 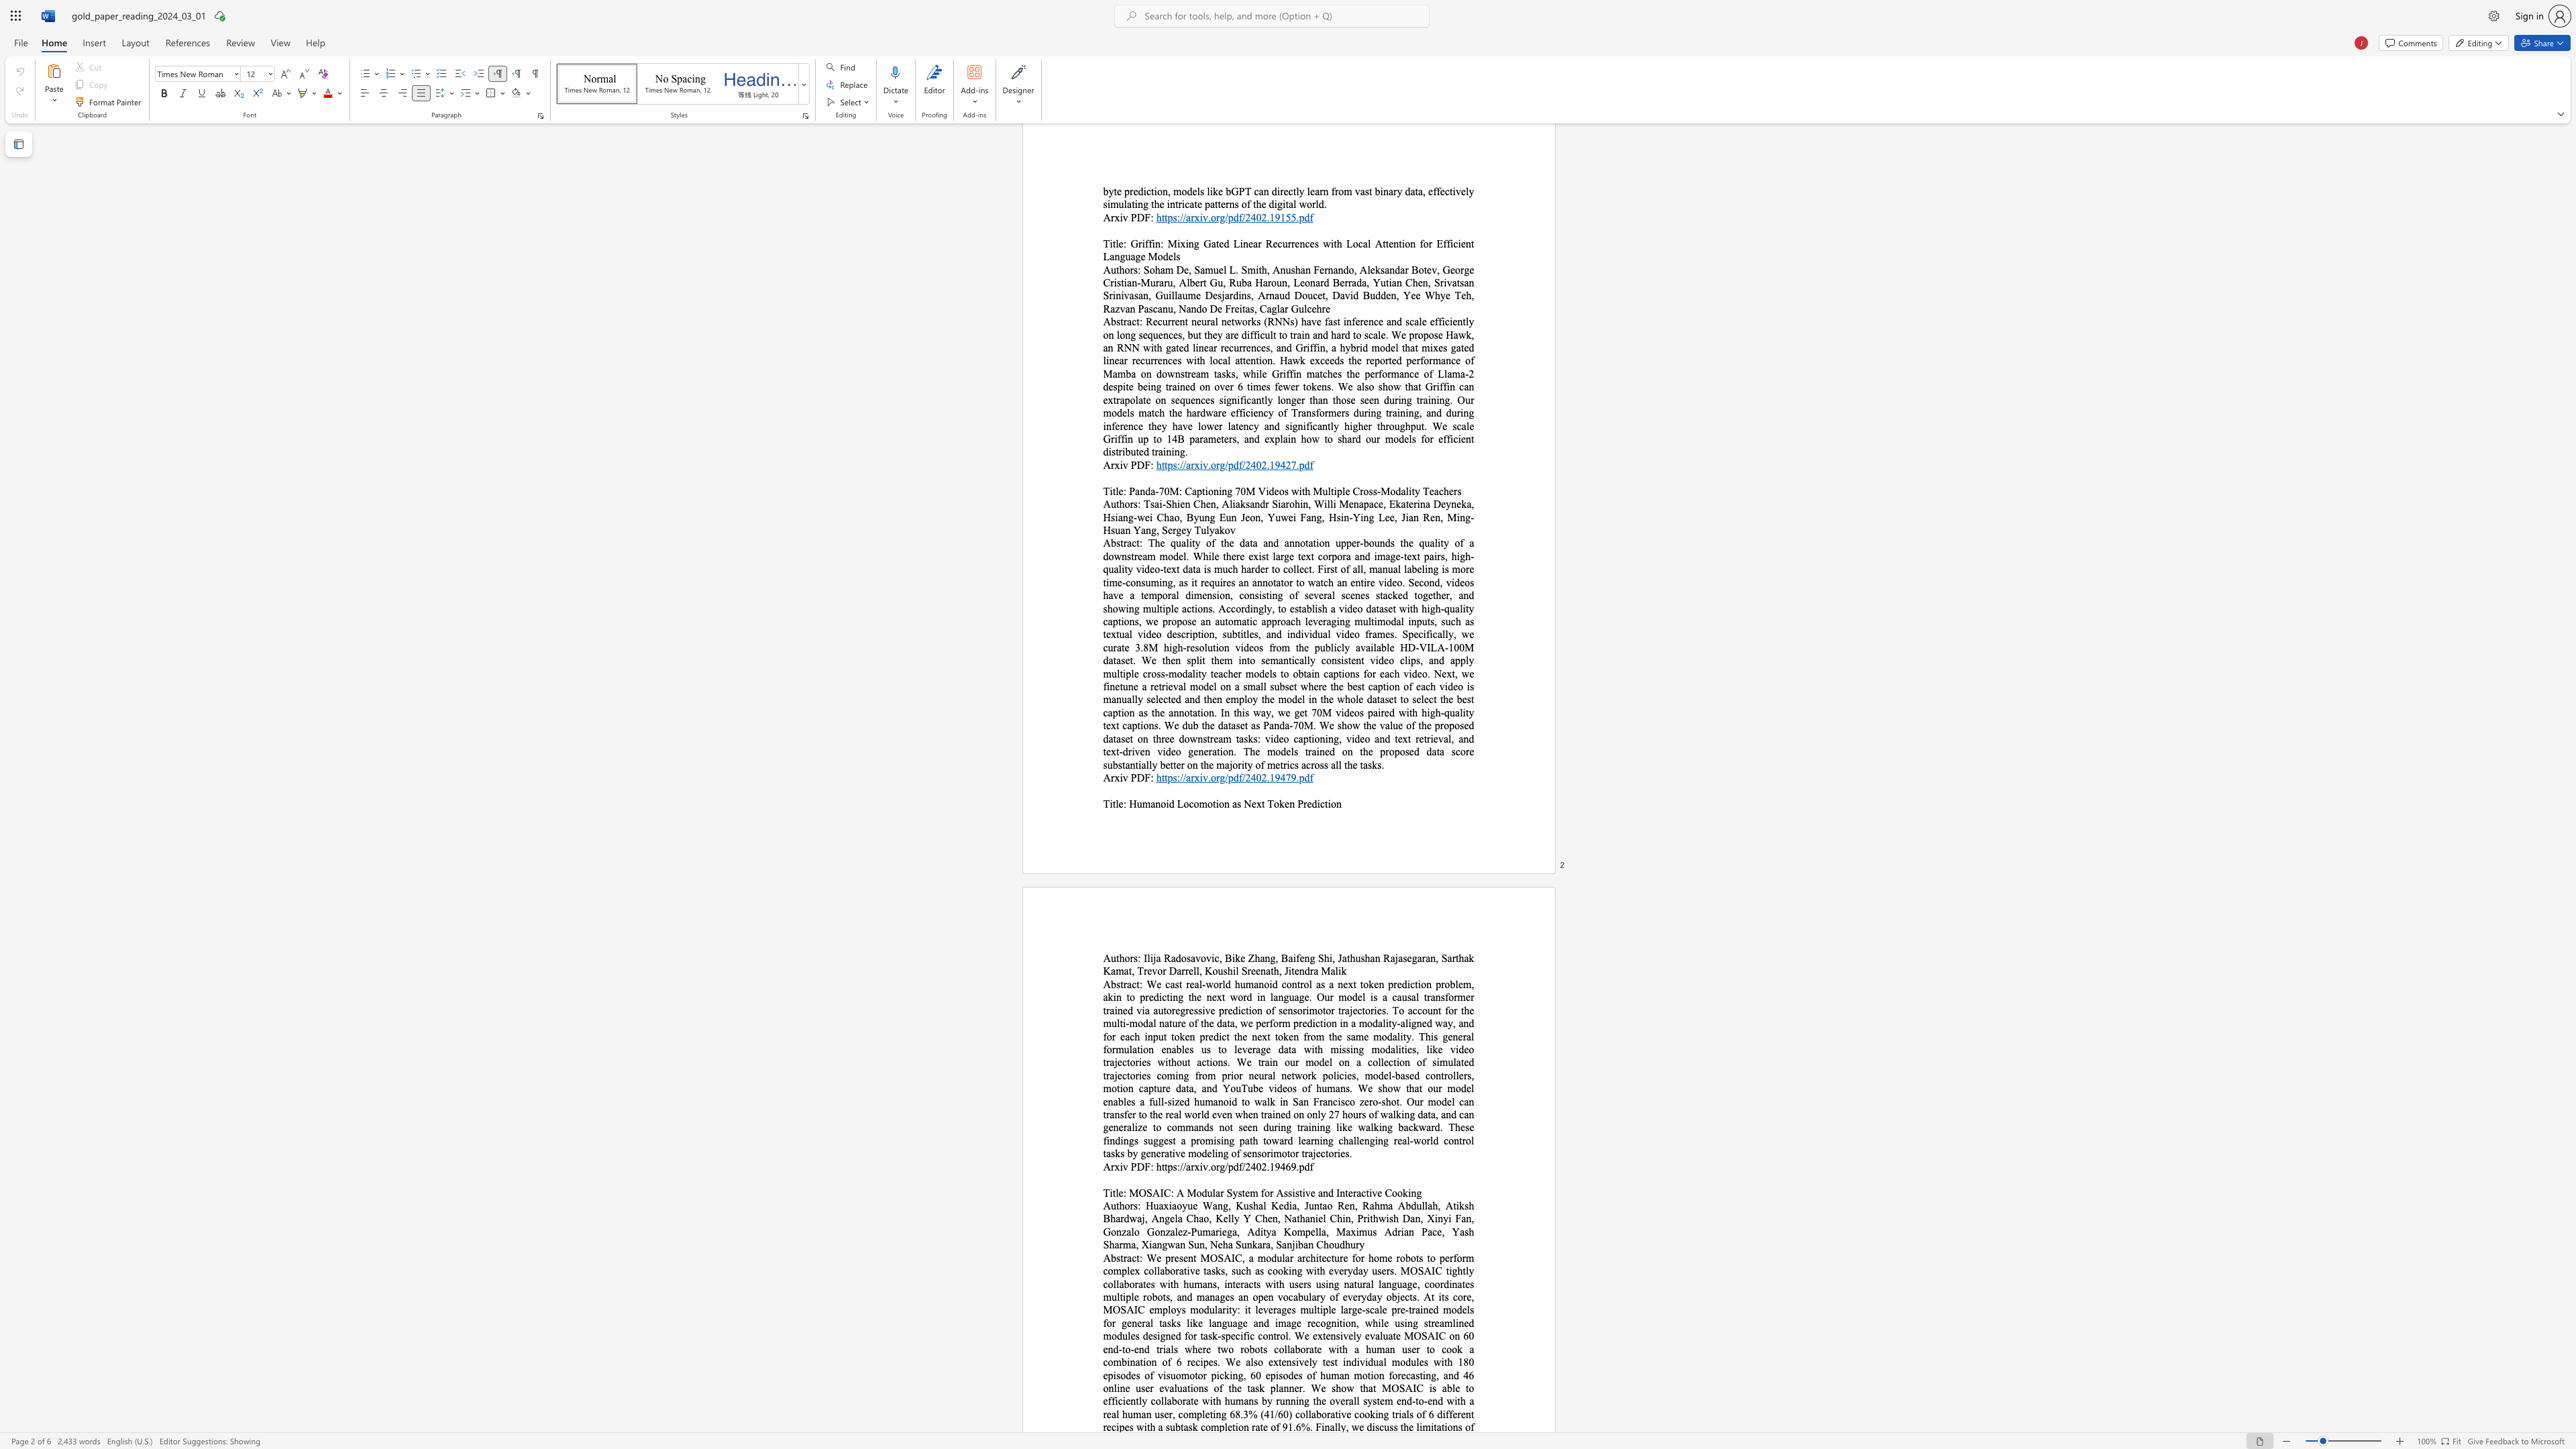 What do you see at coordinates (1122, 1166) in the screenshot?
I see `the subset text "v P" within the text "Arxiv PDF:"` at bounding box center [1122, 1166].